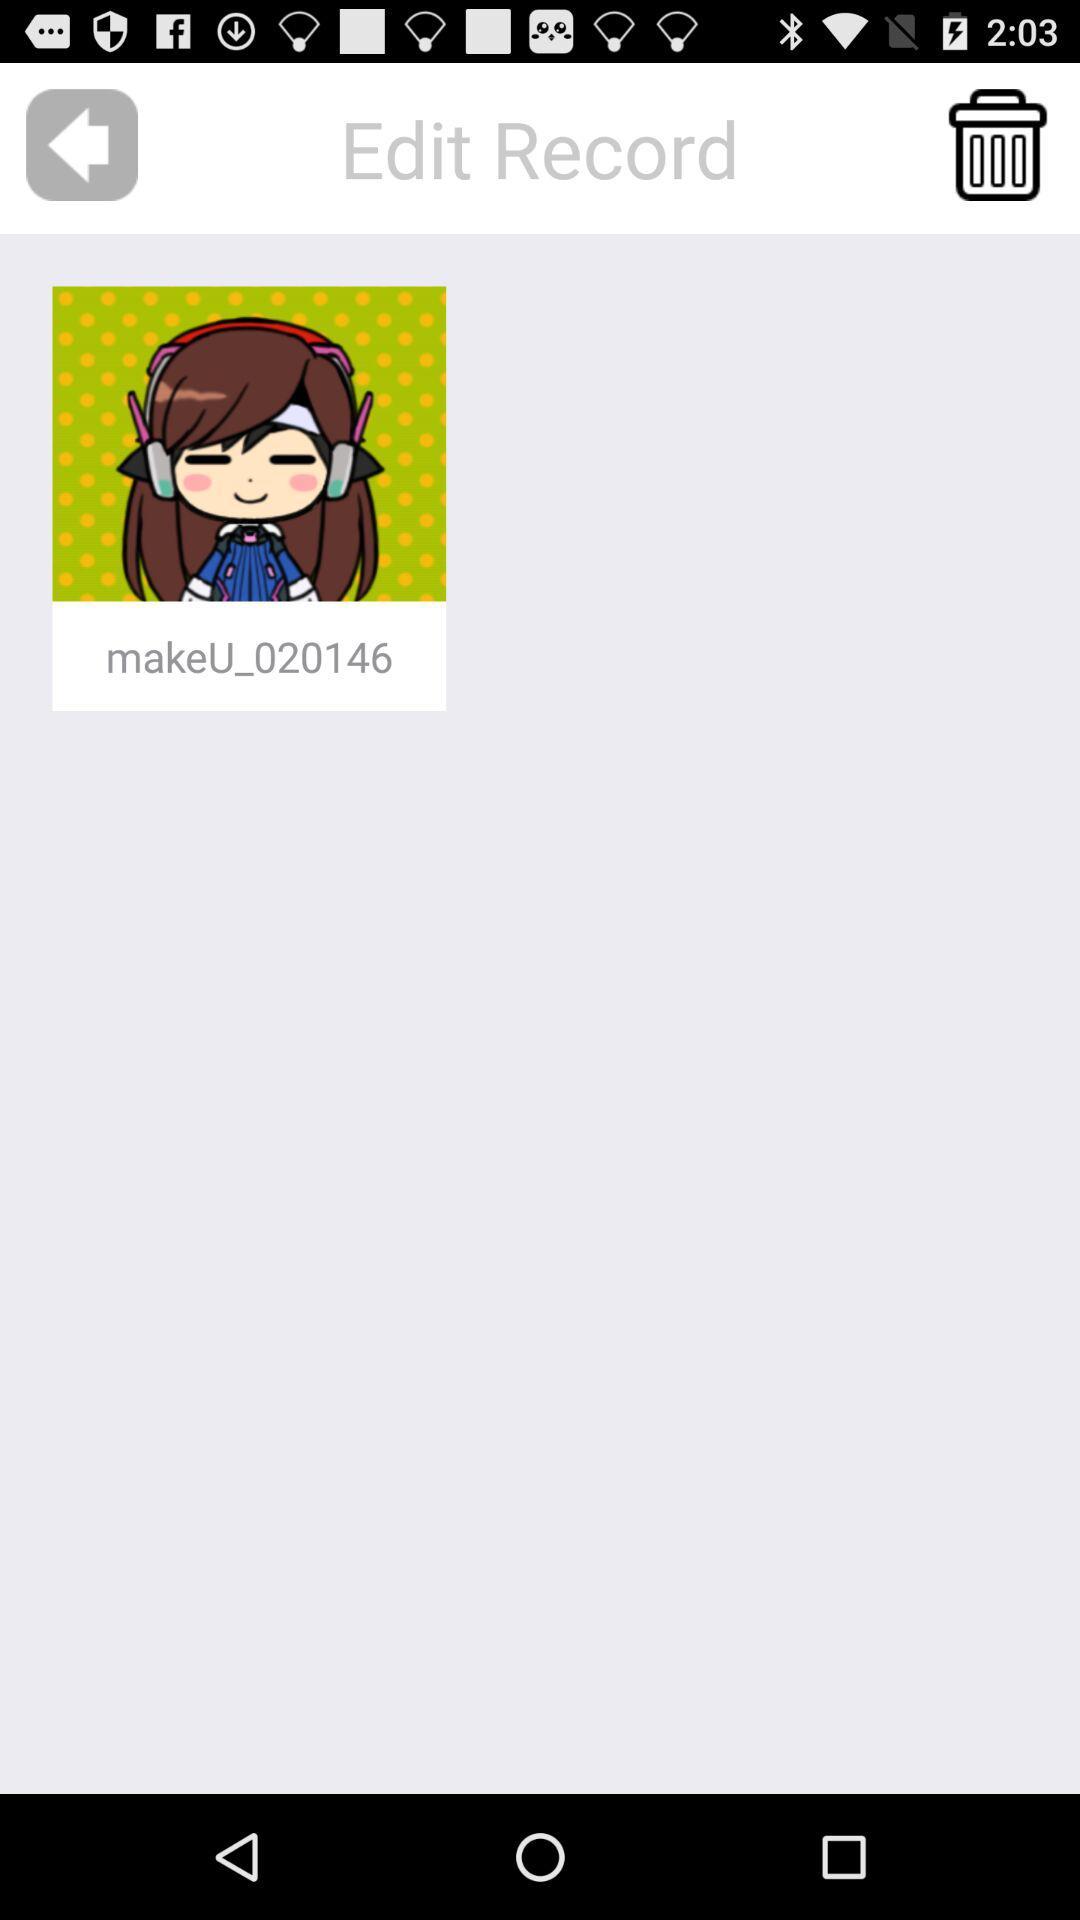  I want to click on the app to the right of the edit record item, so click(997, 144).